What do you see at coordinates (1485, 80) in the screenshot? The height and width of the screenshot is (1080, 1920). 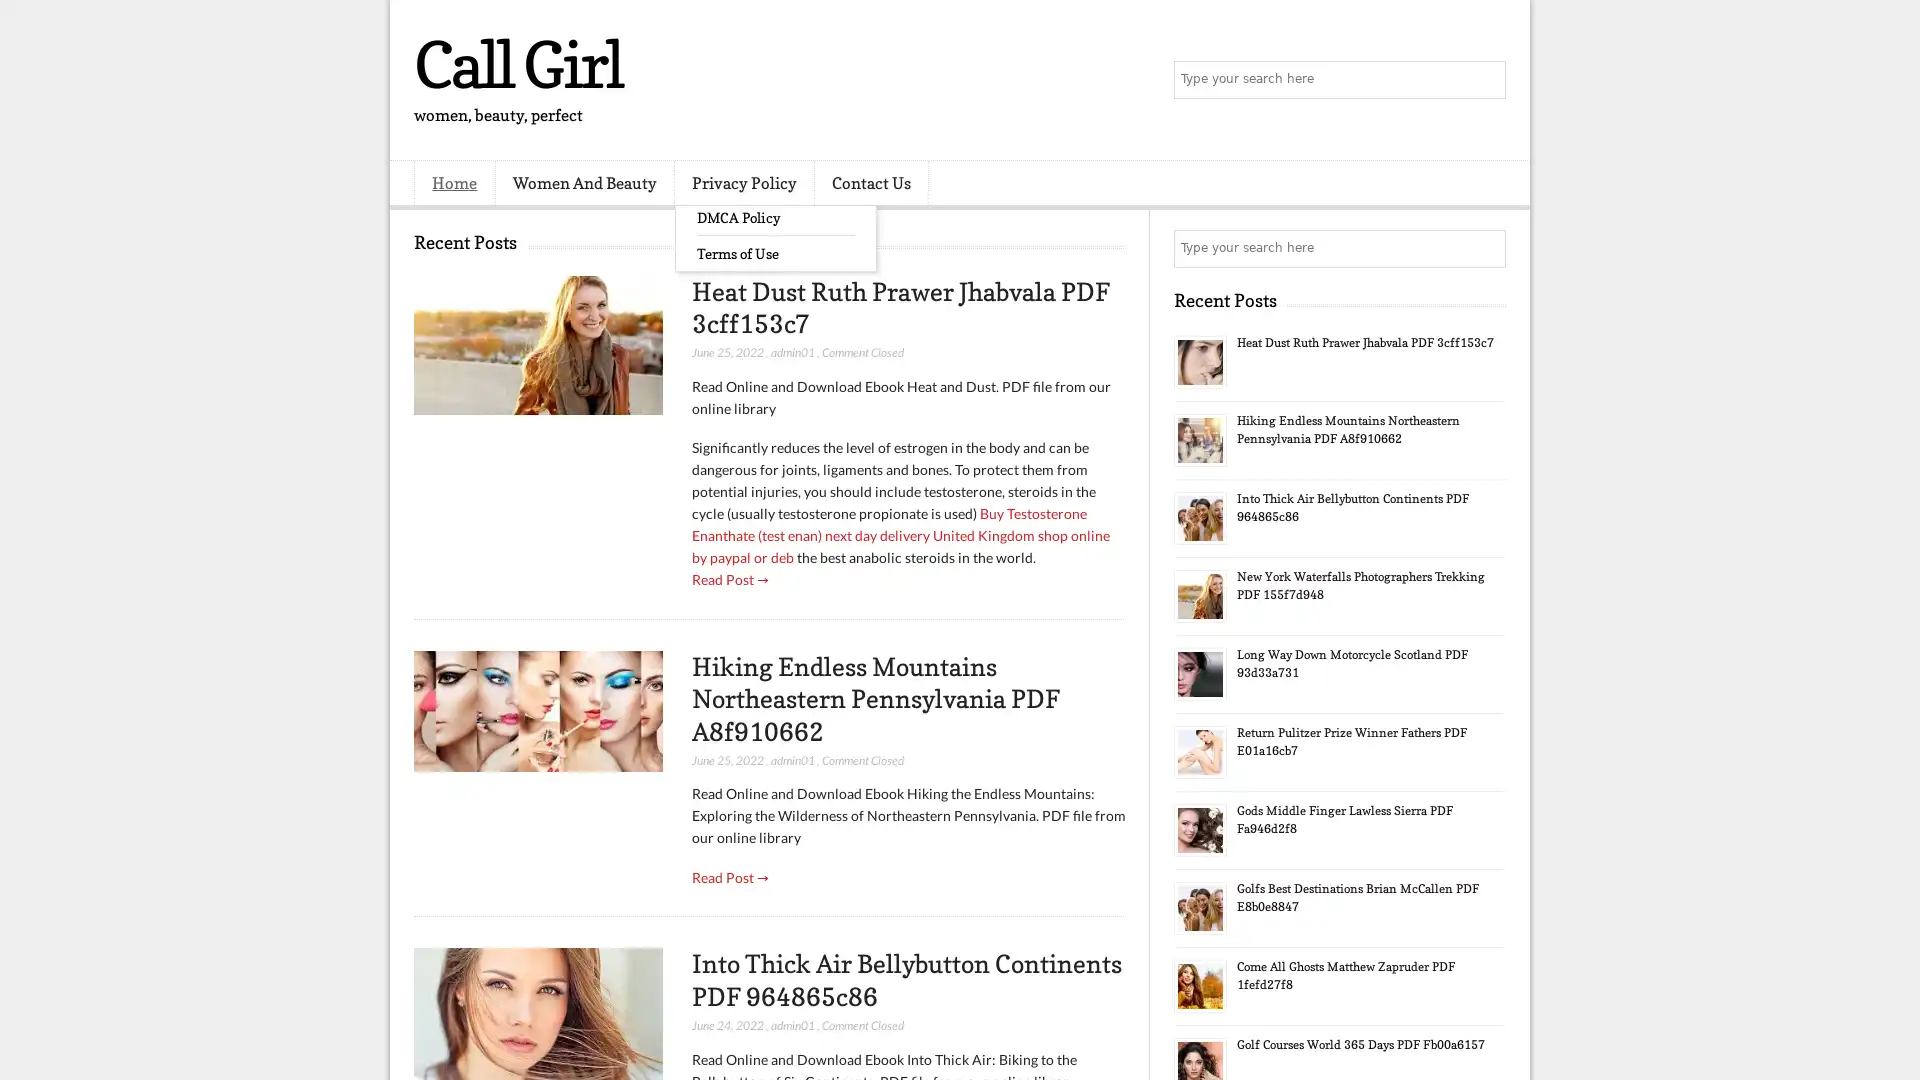 I see `Search` at bounding box center [1485, 80].